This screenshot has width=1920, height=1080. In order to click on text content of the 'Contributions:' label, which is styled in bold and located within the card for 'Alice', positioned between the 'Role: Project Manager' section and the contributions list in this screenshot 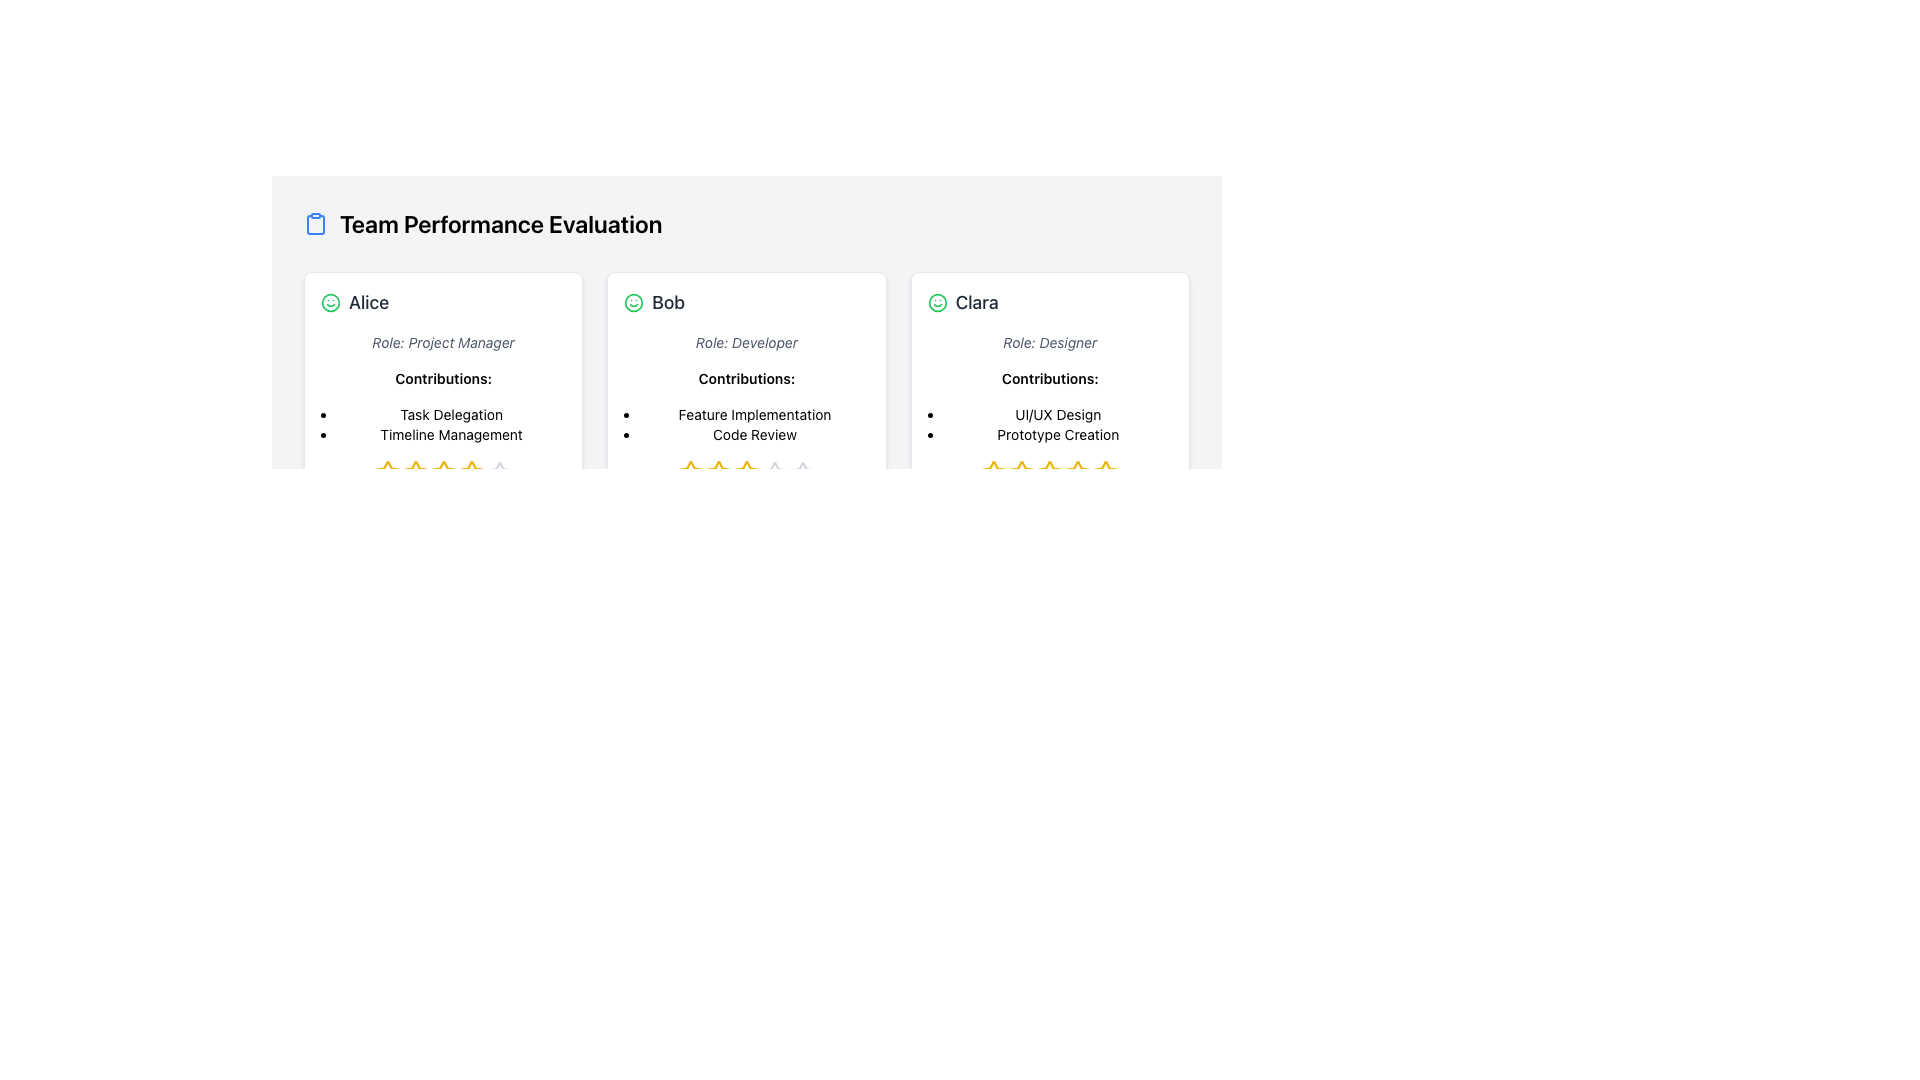, I will do `click(442, 378)`.